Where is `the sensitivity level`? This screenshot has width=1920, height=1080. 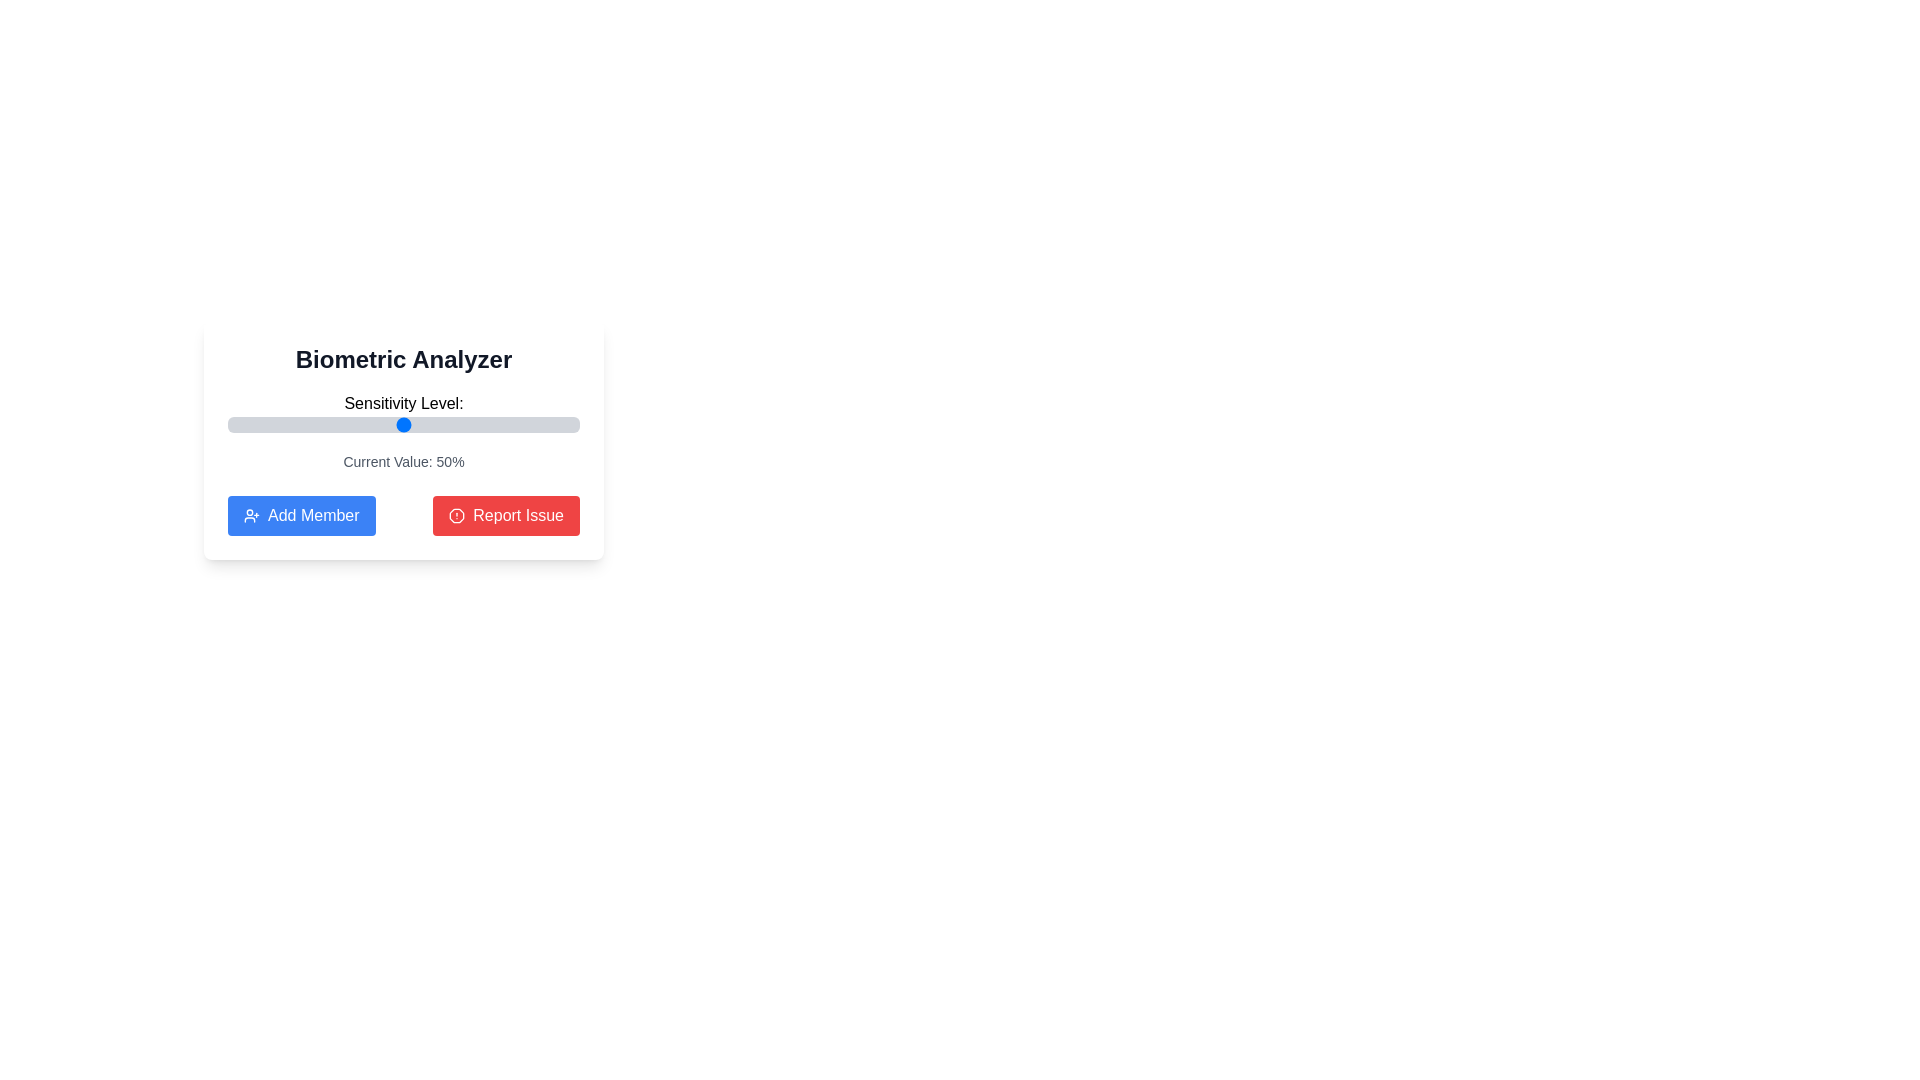
the sensitivity level is located at coordinates (283, 423).